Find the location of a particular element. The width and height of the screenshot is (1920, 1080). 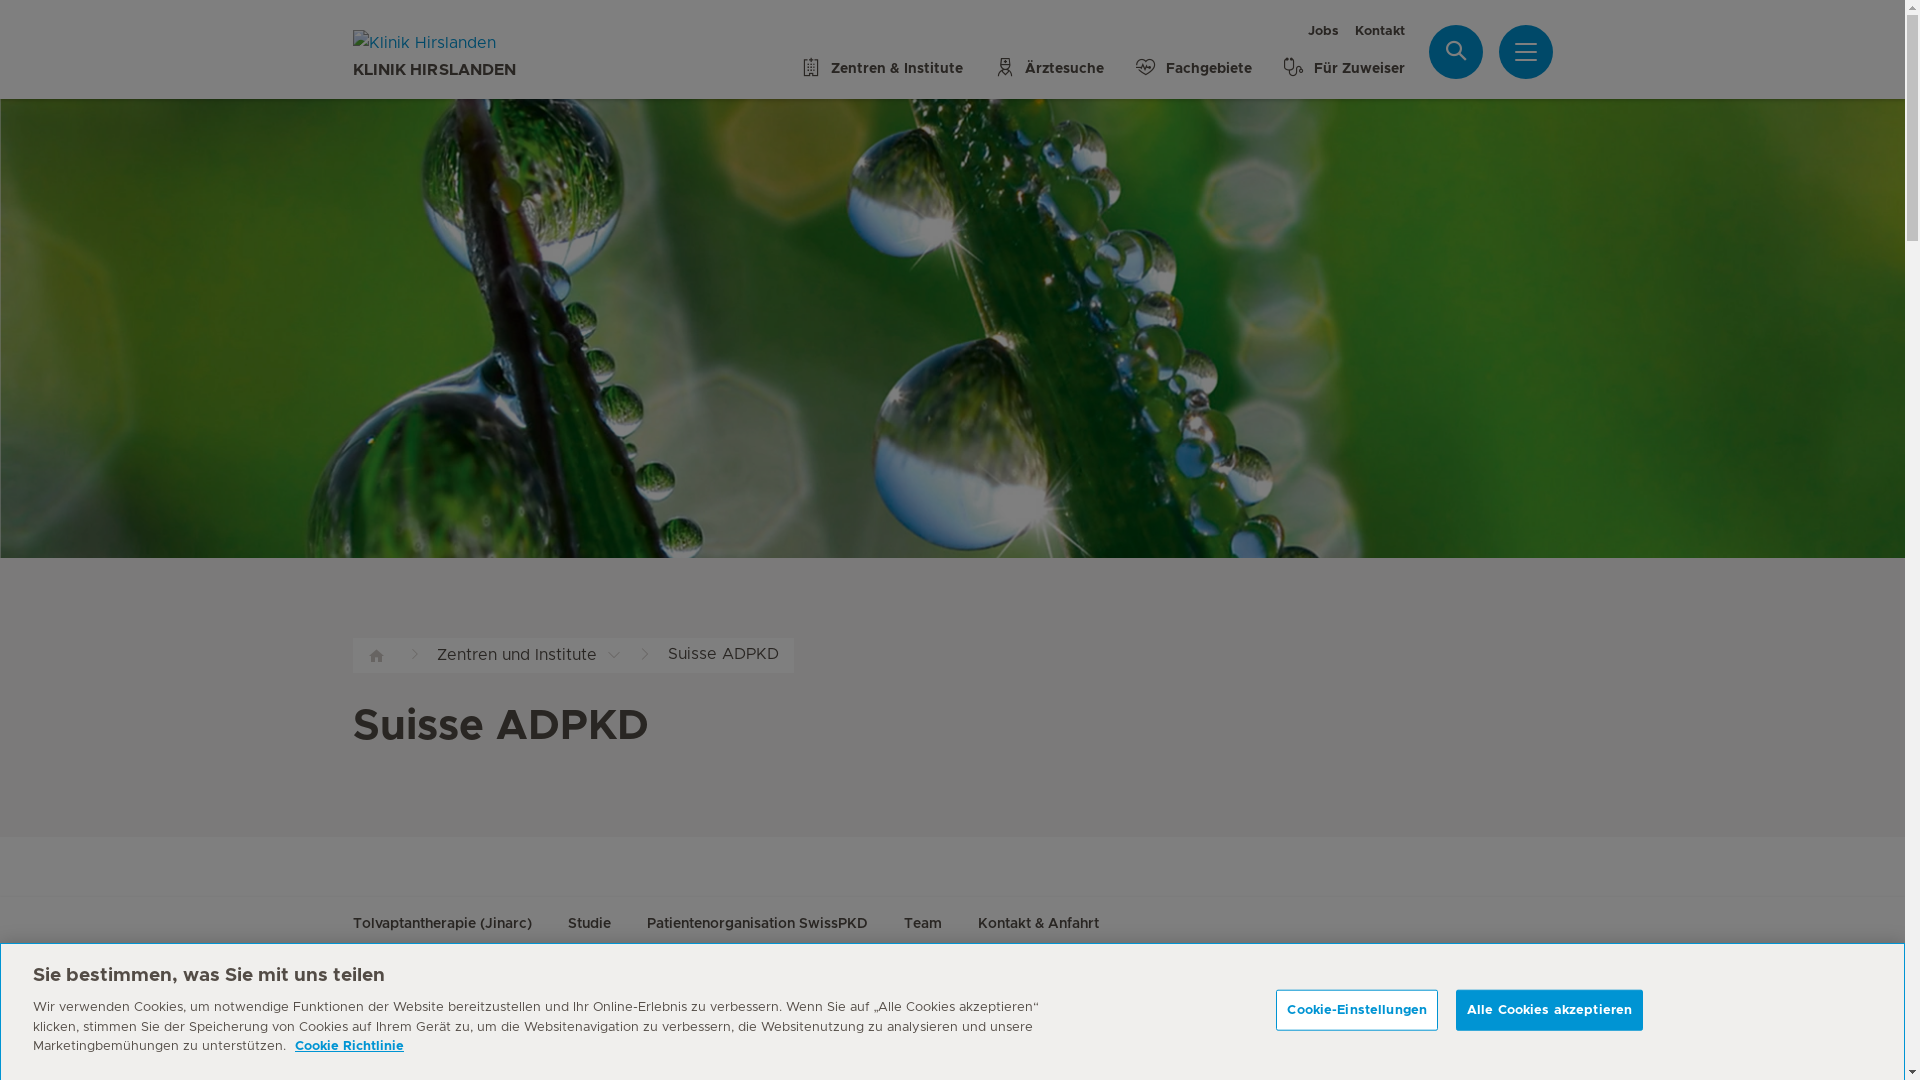

'Cookie Richtlinie' is located at coordinates (349, 1045).